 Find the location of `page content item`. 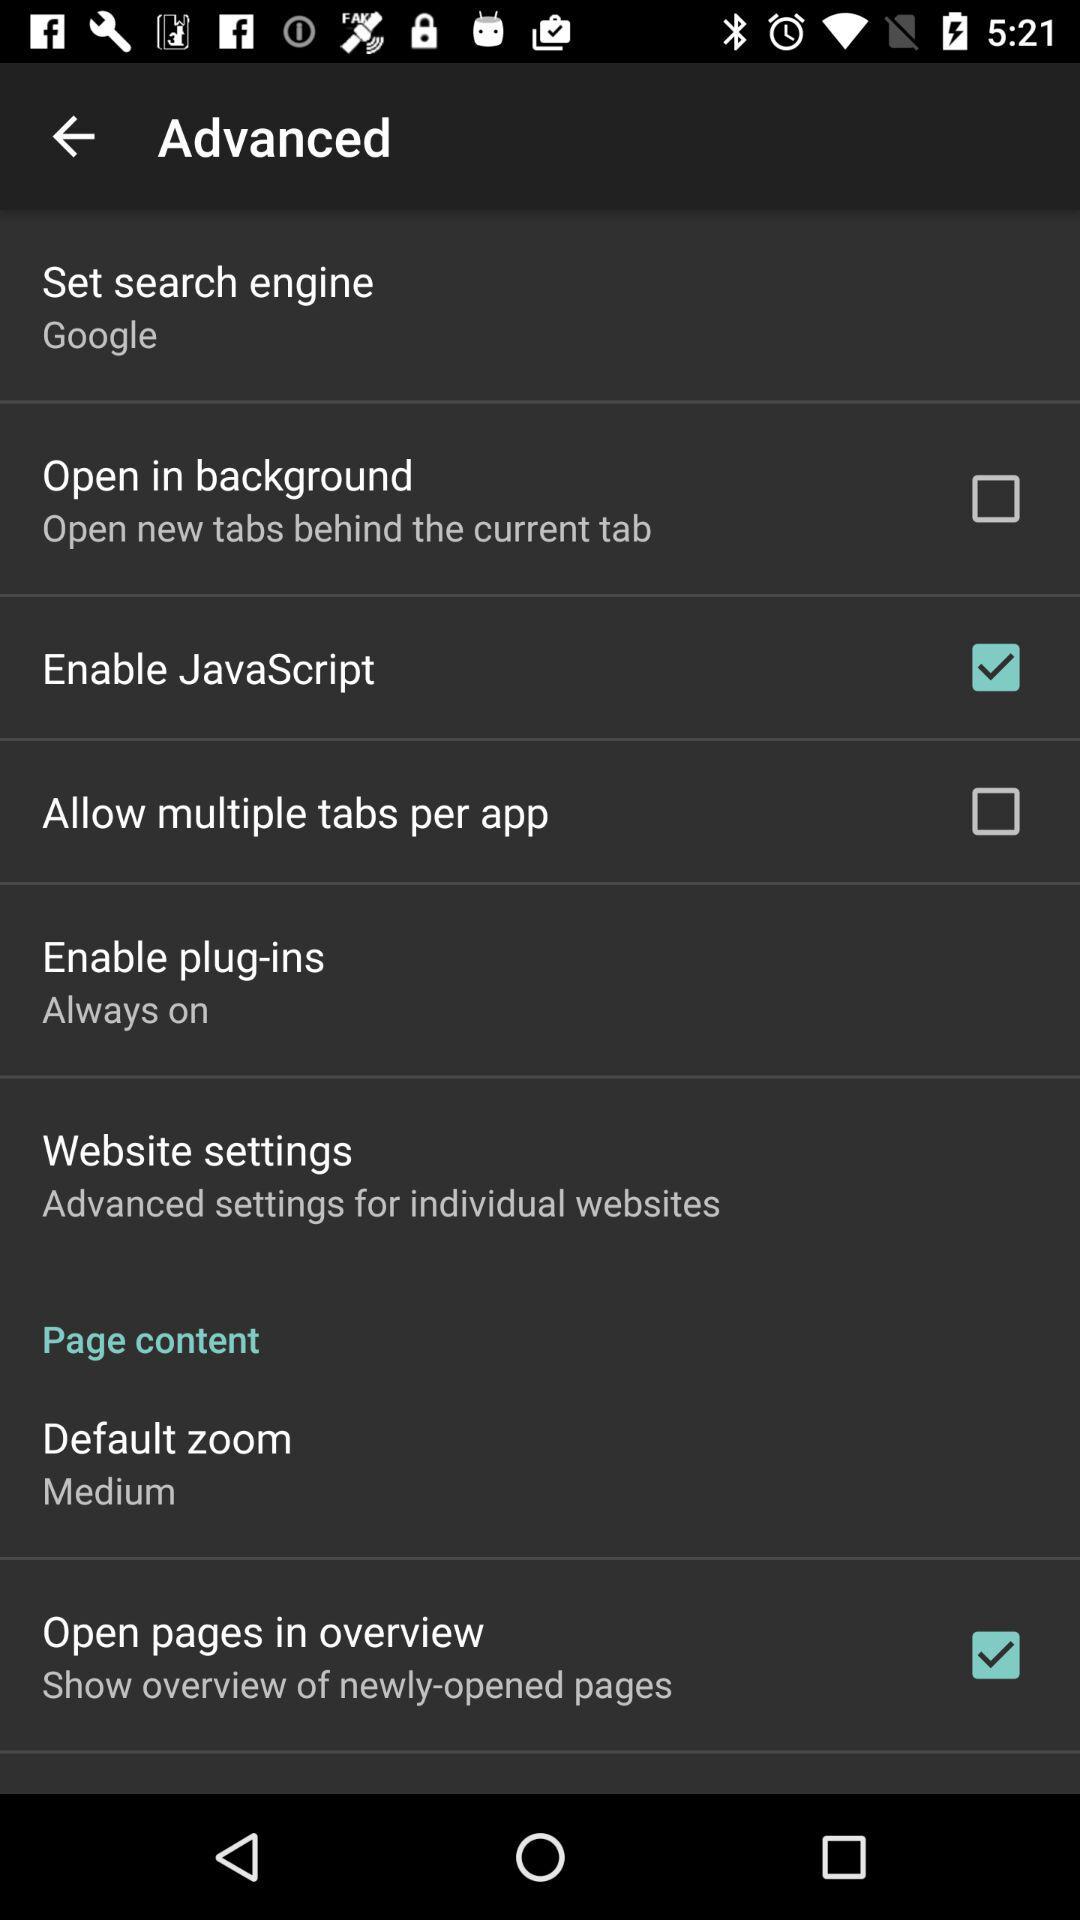

page content item is located at coordinates (540, 1317).